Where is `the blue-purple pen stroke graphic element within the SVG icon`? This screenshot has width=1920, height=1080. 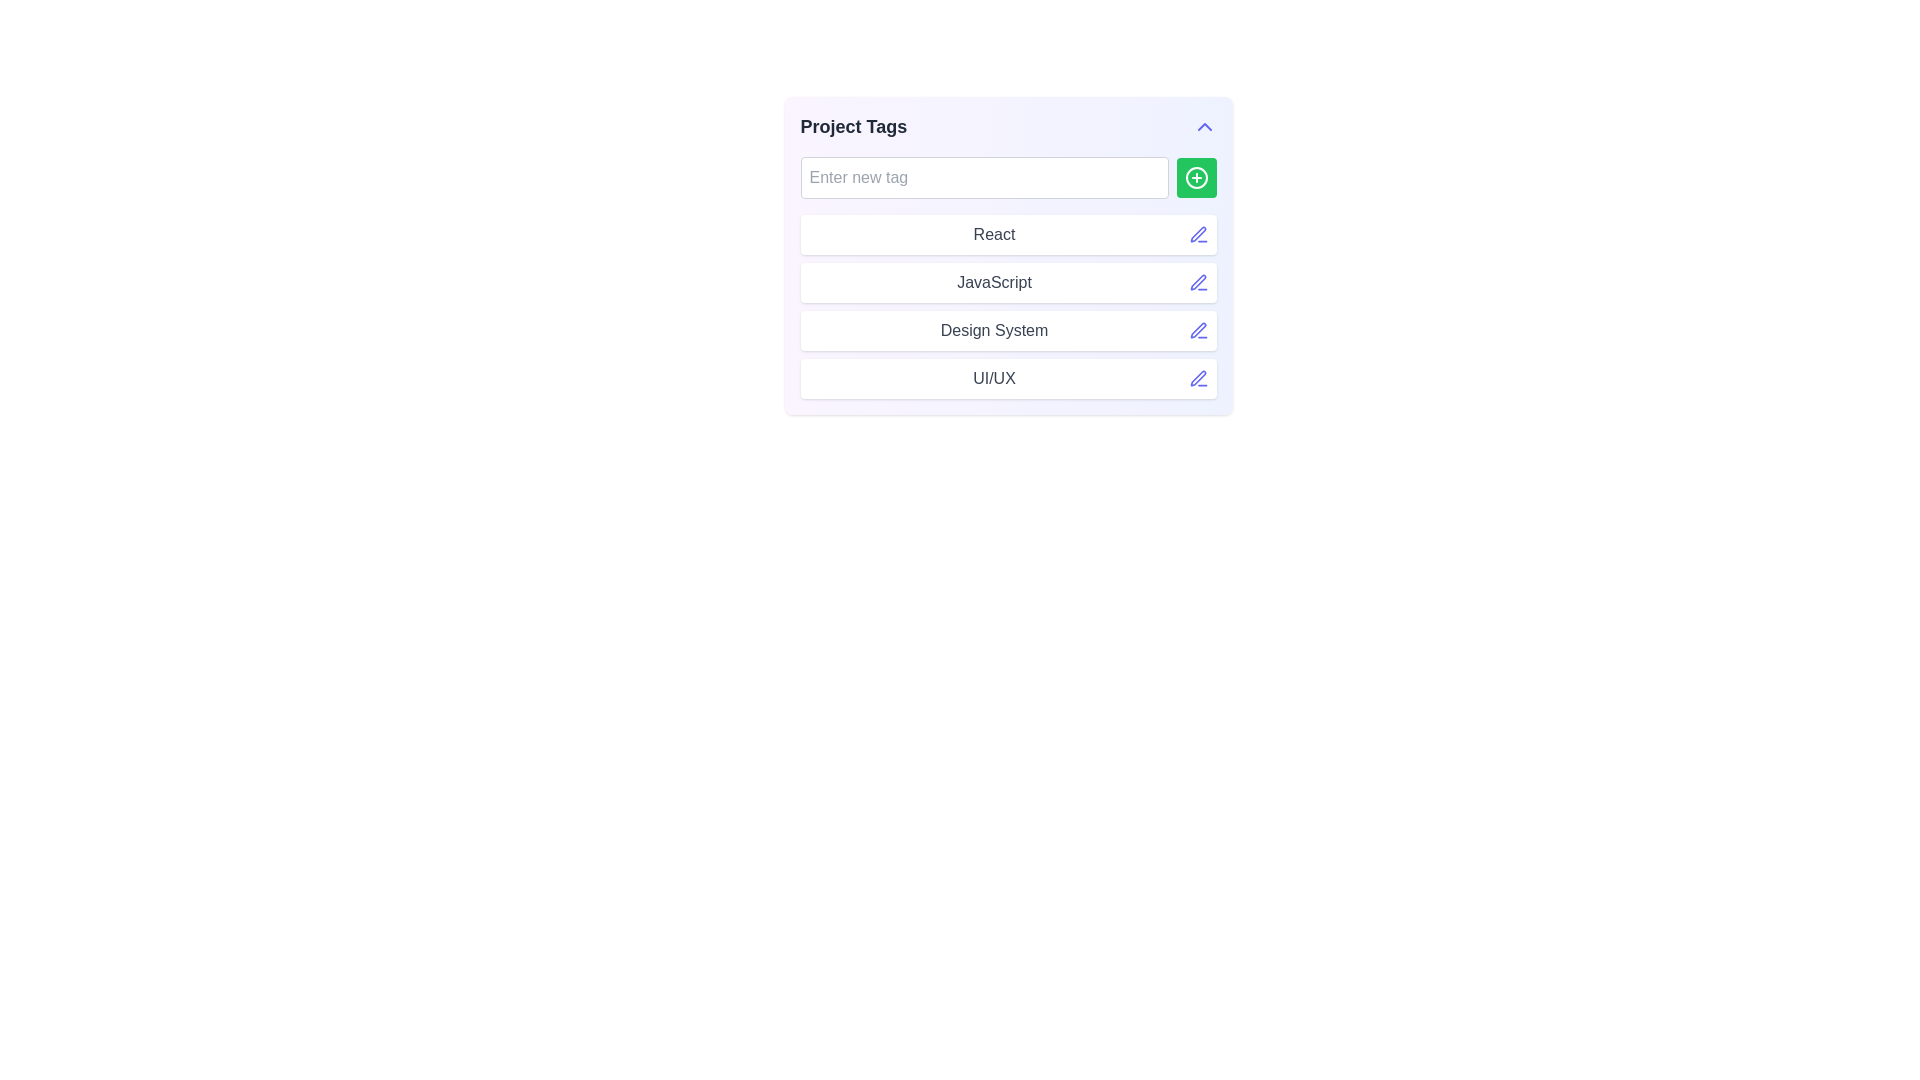 the blue-purple pen stroke graphic element within the SVG icon is located at coordinates (1198, 378).